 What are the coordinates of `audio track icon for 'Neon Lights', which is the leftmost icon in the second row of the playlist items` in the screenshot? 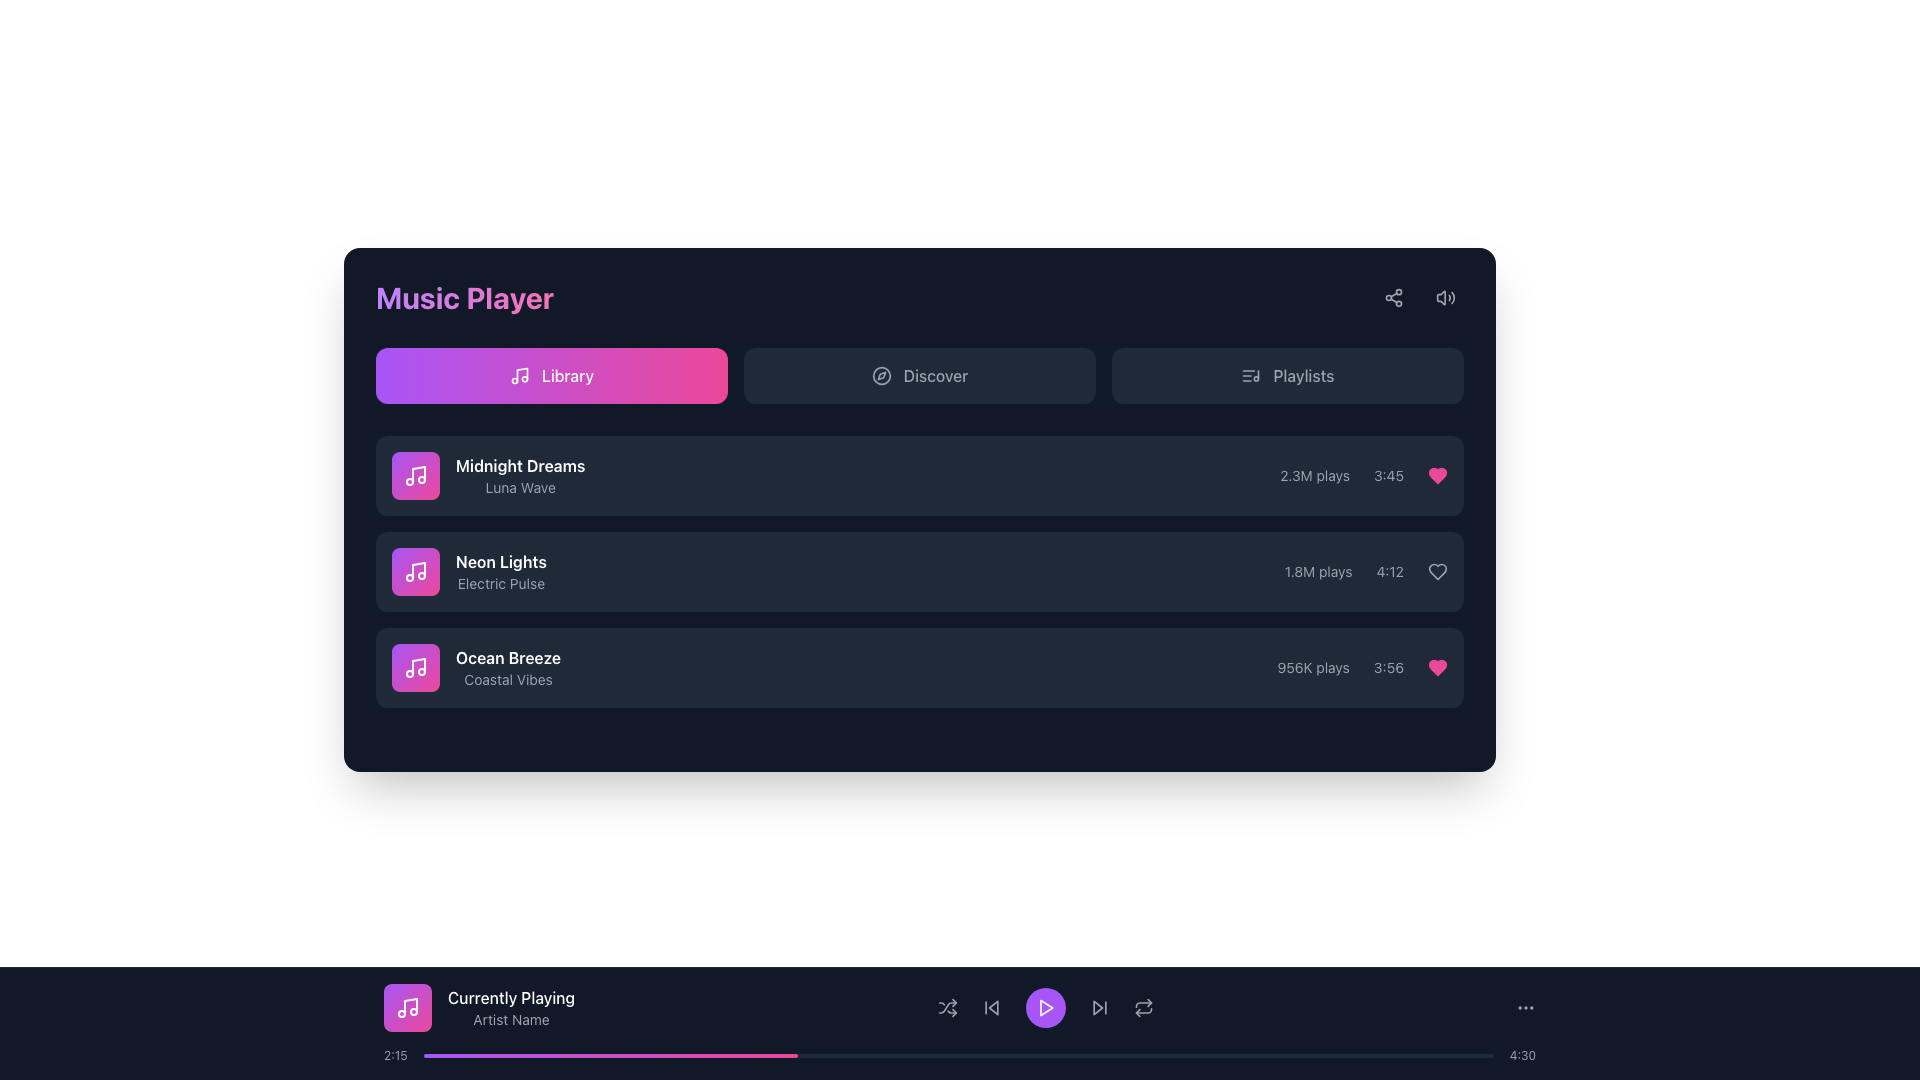 It's located at (415, 571).